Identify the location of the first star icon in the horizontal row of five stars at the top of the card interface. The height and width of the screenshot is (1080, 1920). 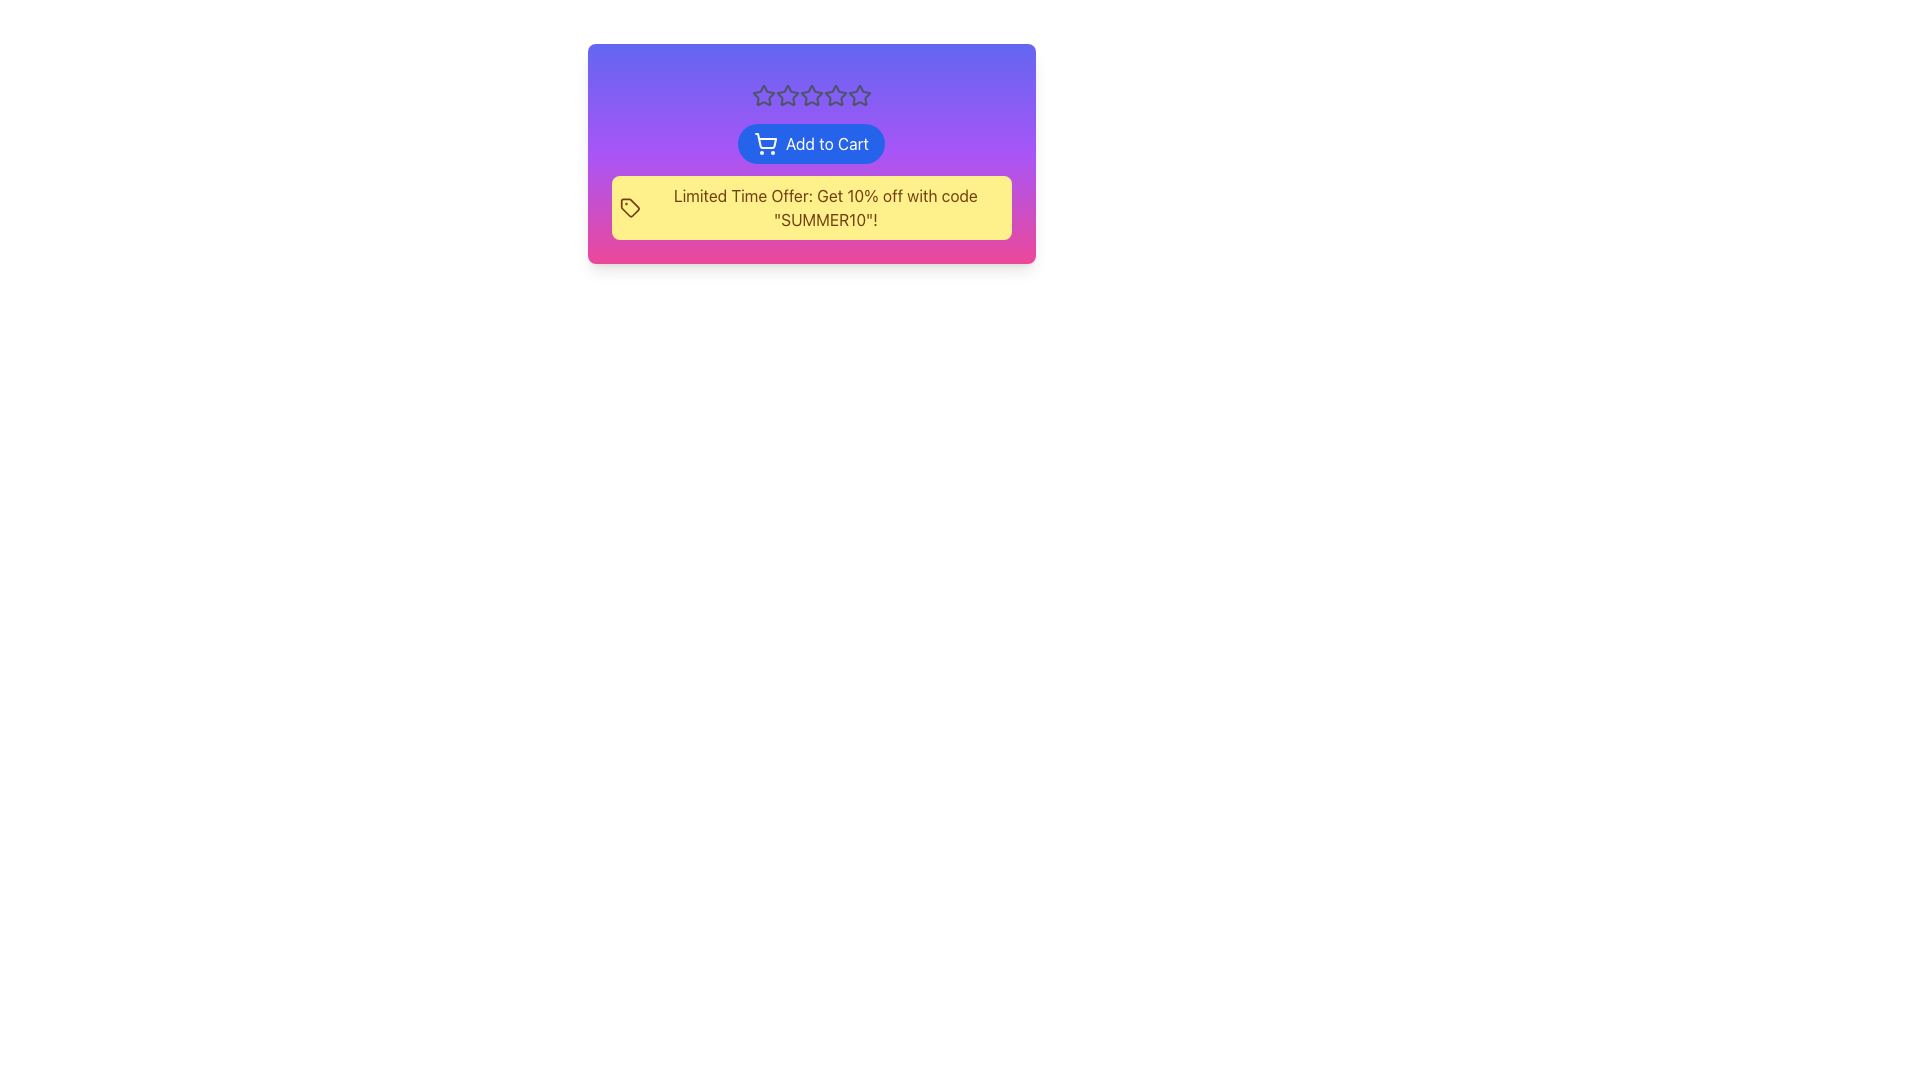
(786, 95).